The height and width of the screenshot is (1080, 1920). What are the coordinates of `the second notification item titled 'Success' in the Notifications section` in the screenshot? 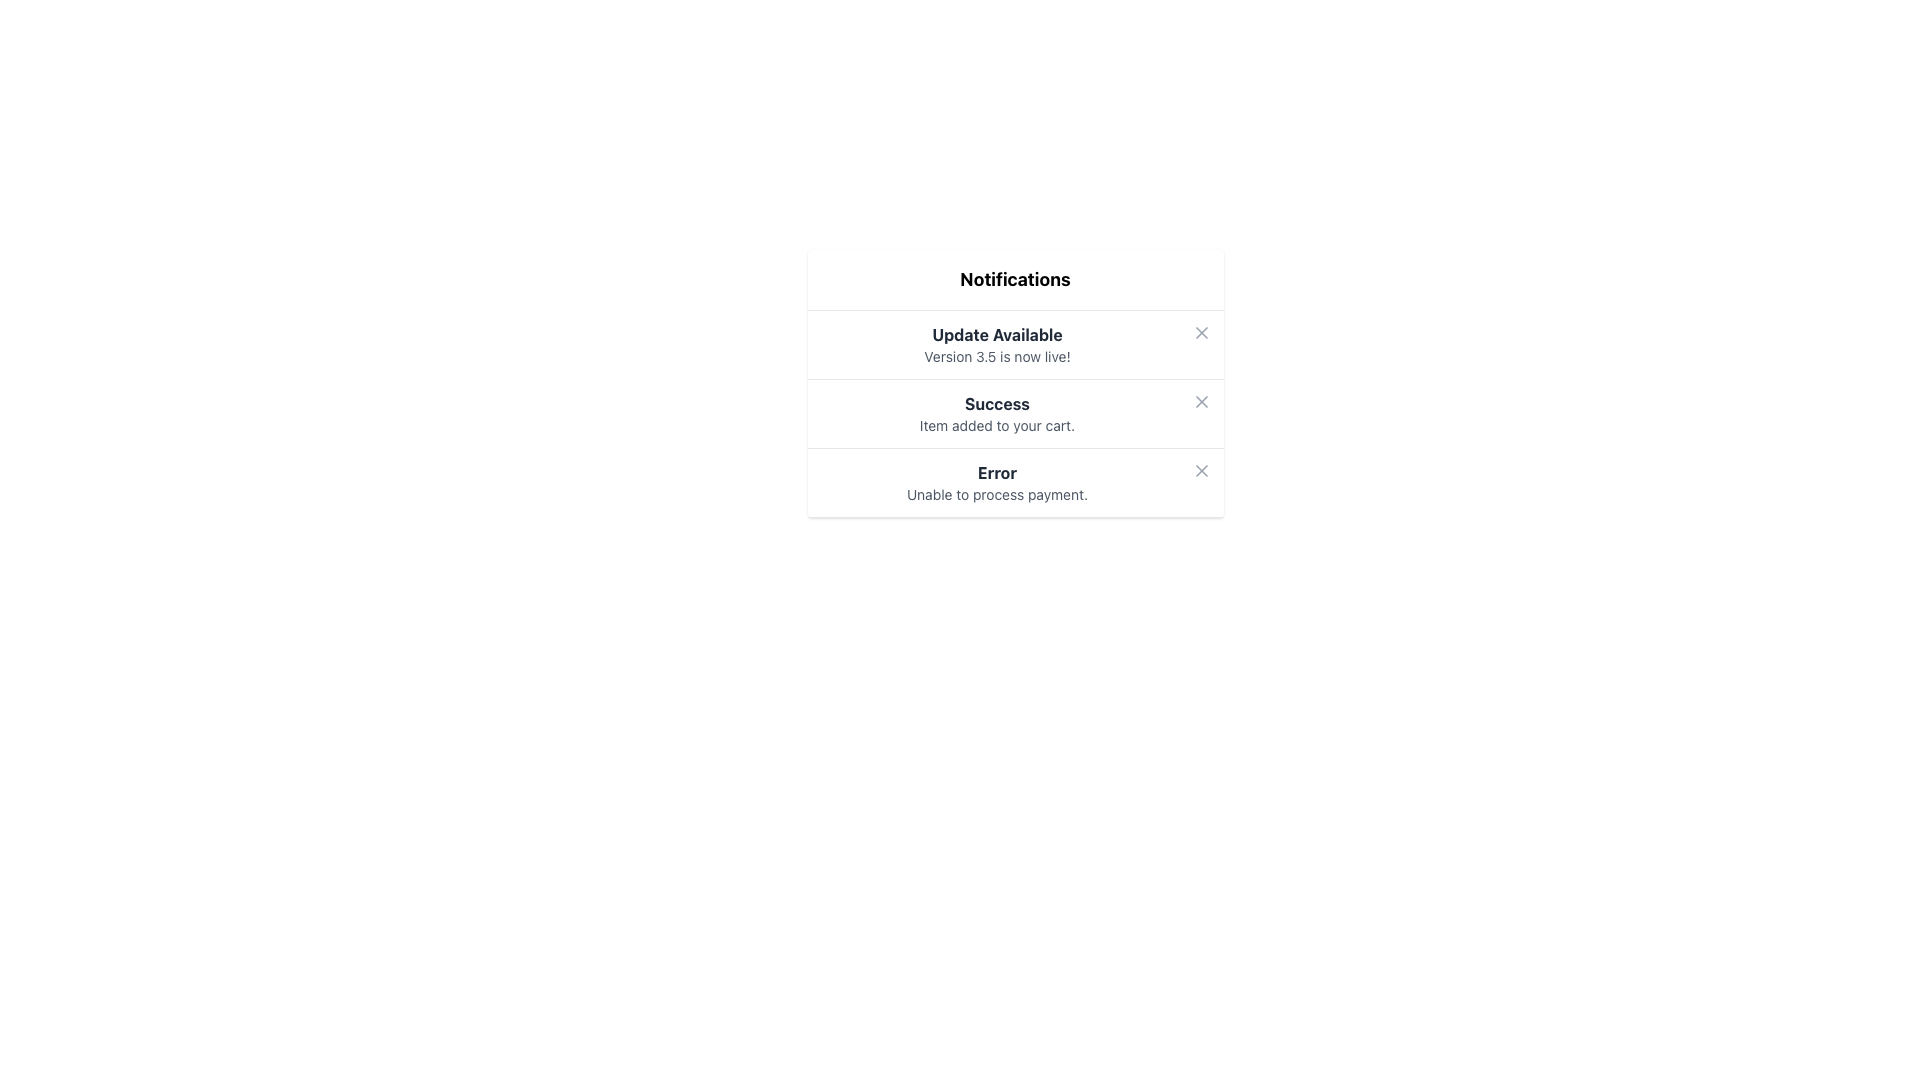 It's located at (1015, 384).